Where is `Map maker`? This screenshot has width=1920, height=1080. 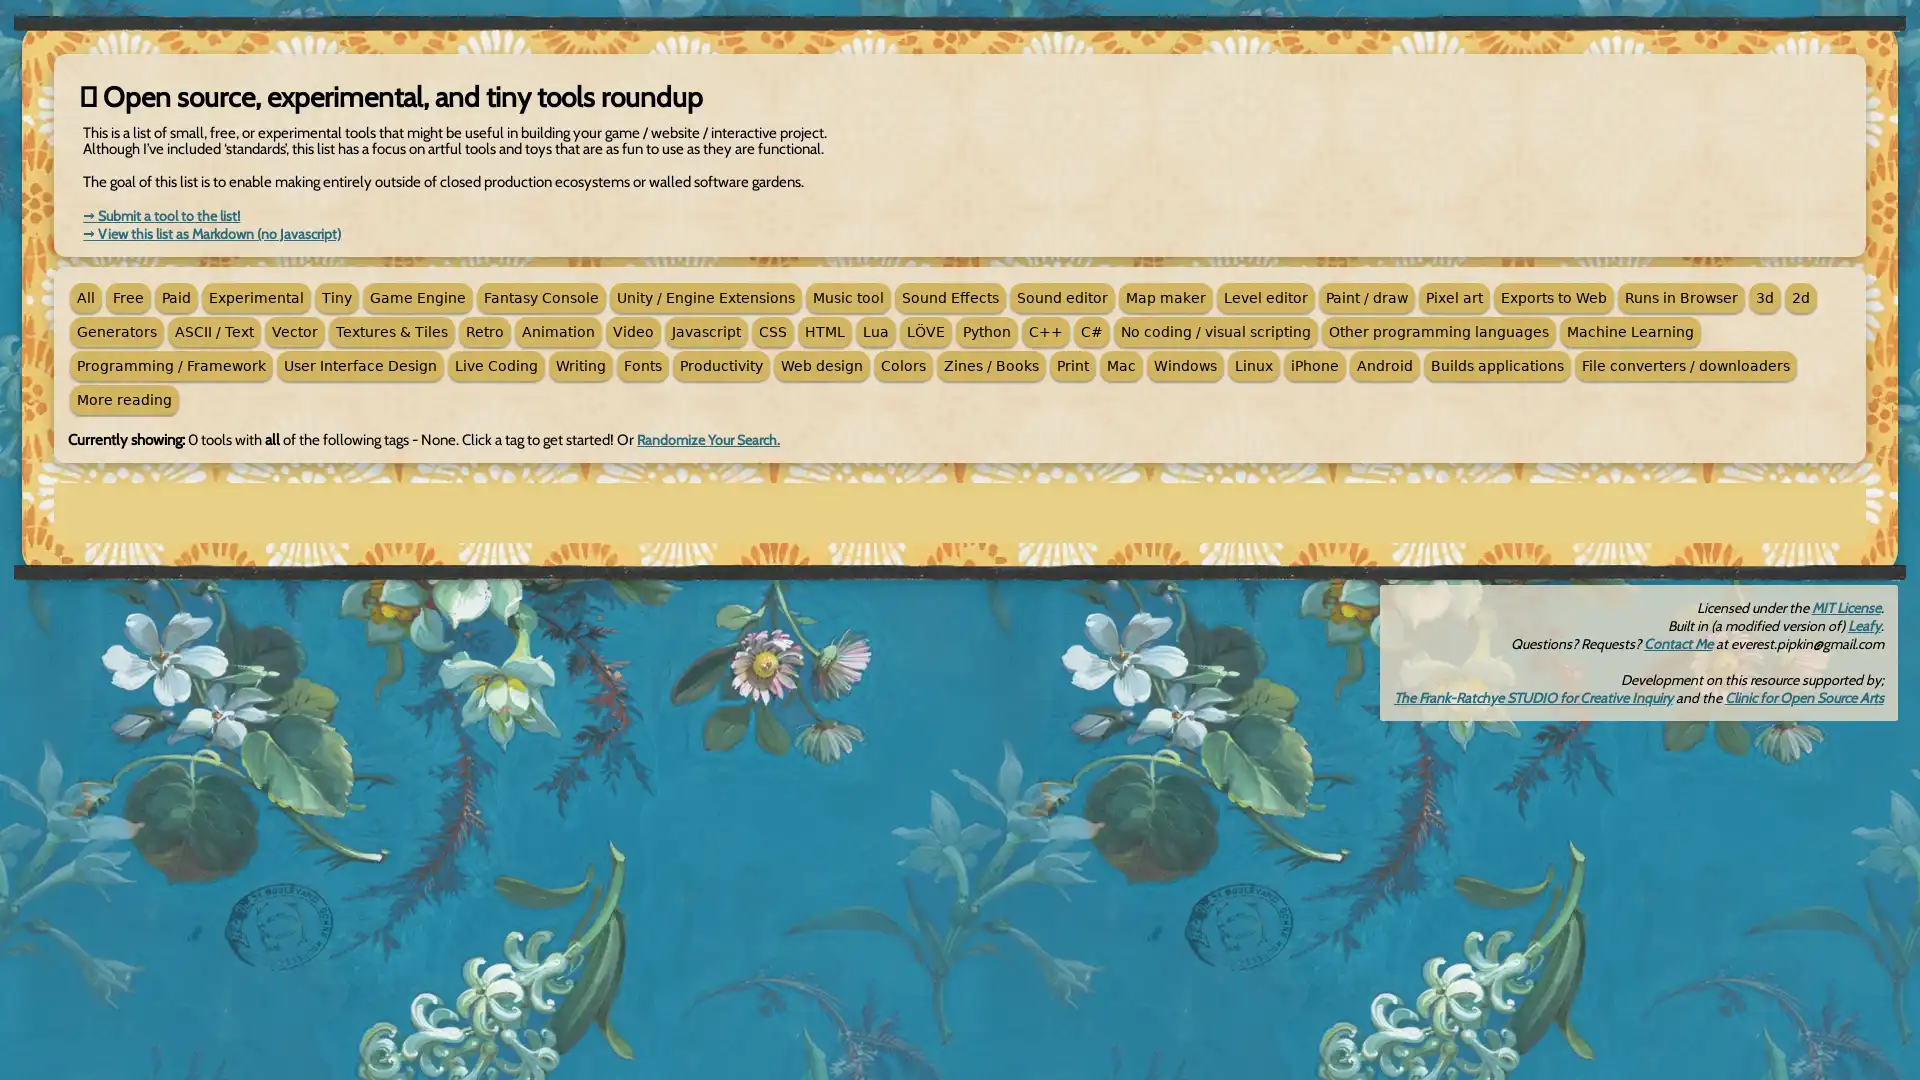
Map maker is located at coordinates (1166, 297).